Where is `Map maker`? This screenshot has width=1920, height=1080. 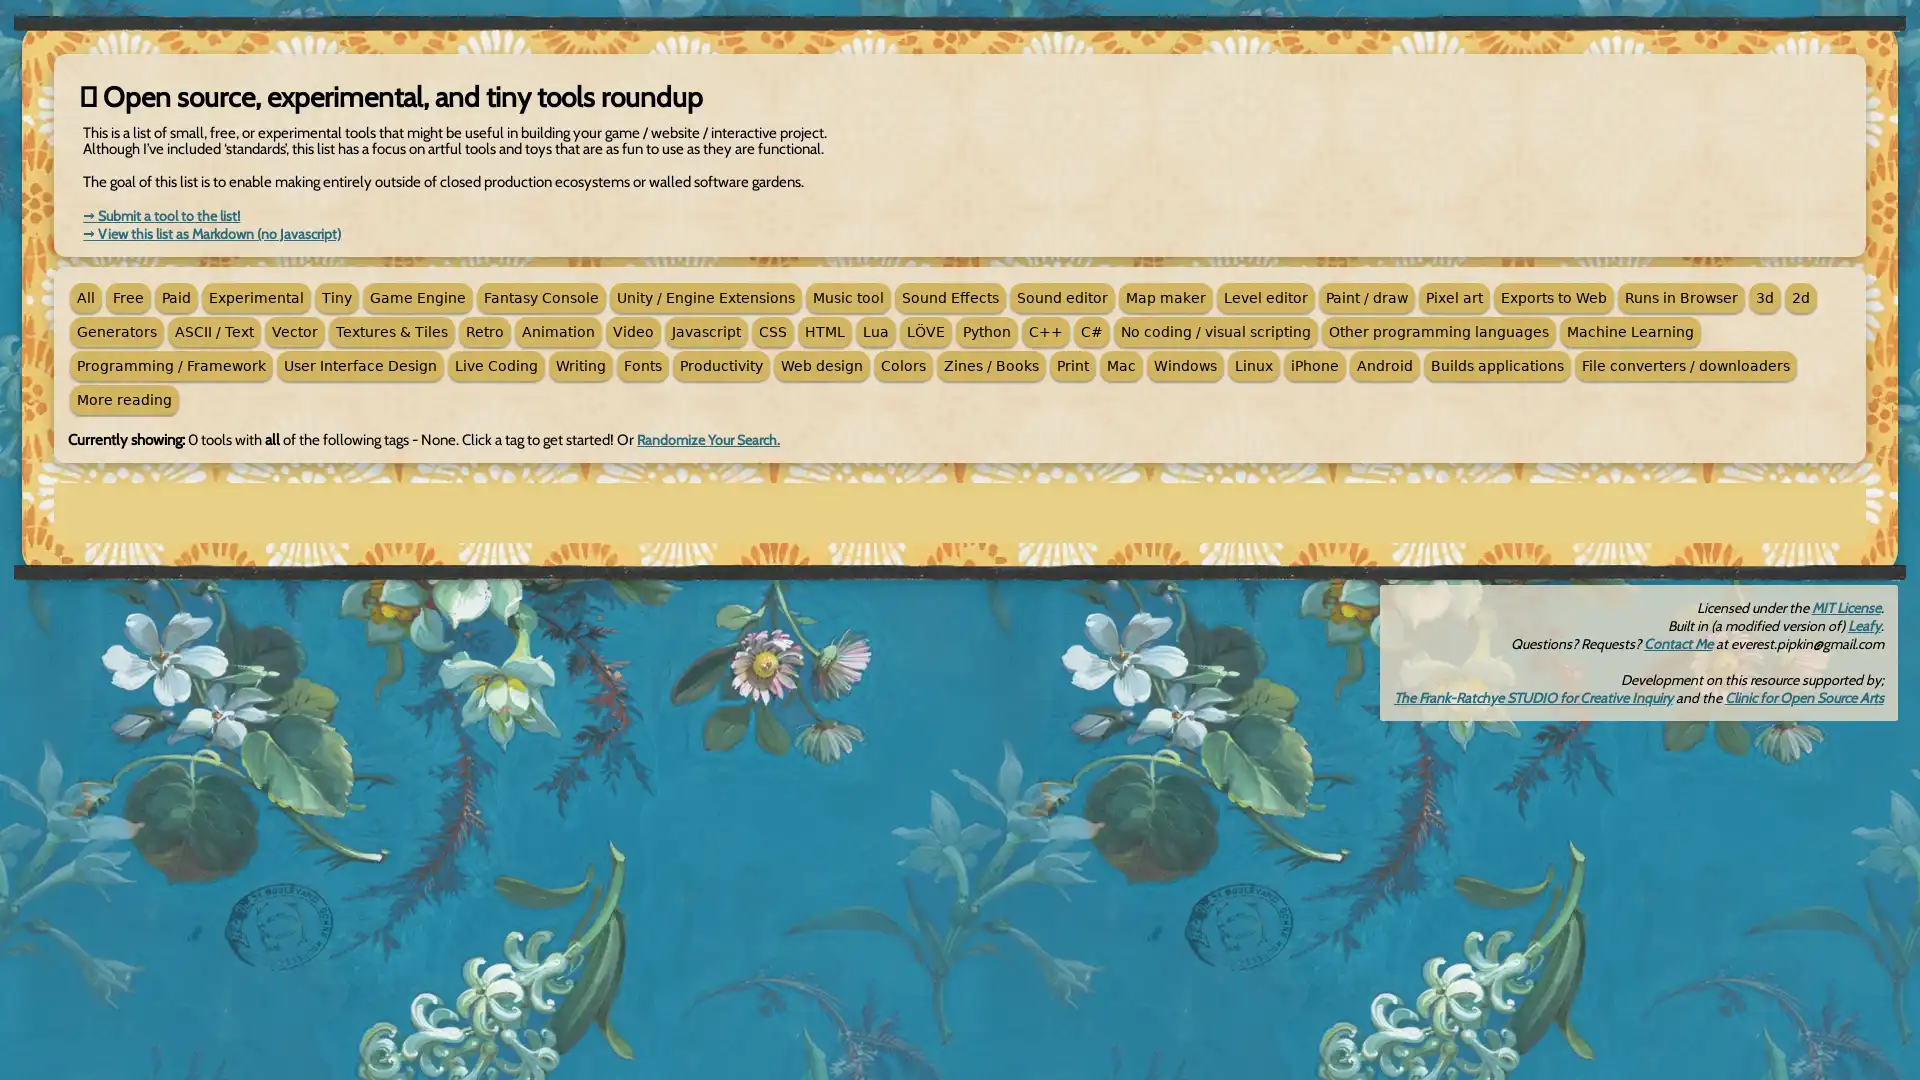
Map maker is located at coordinates (1166, 297).